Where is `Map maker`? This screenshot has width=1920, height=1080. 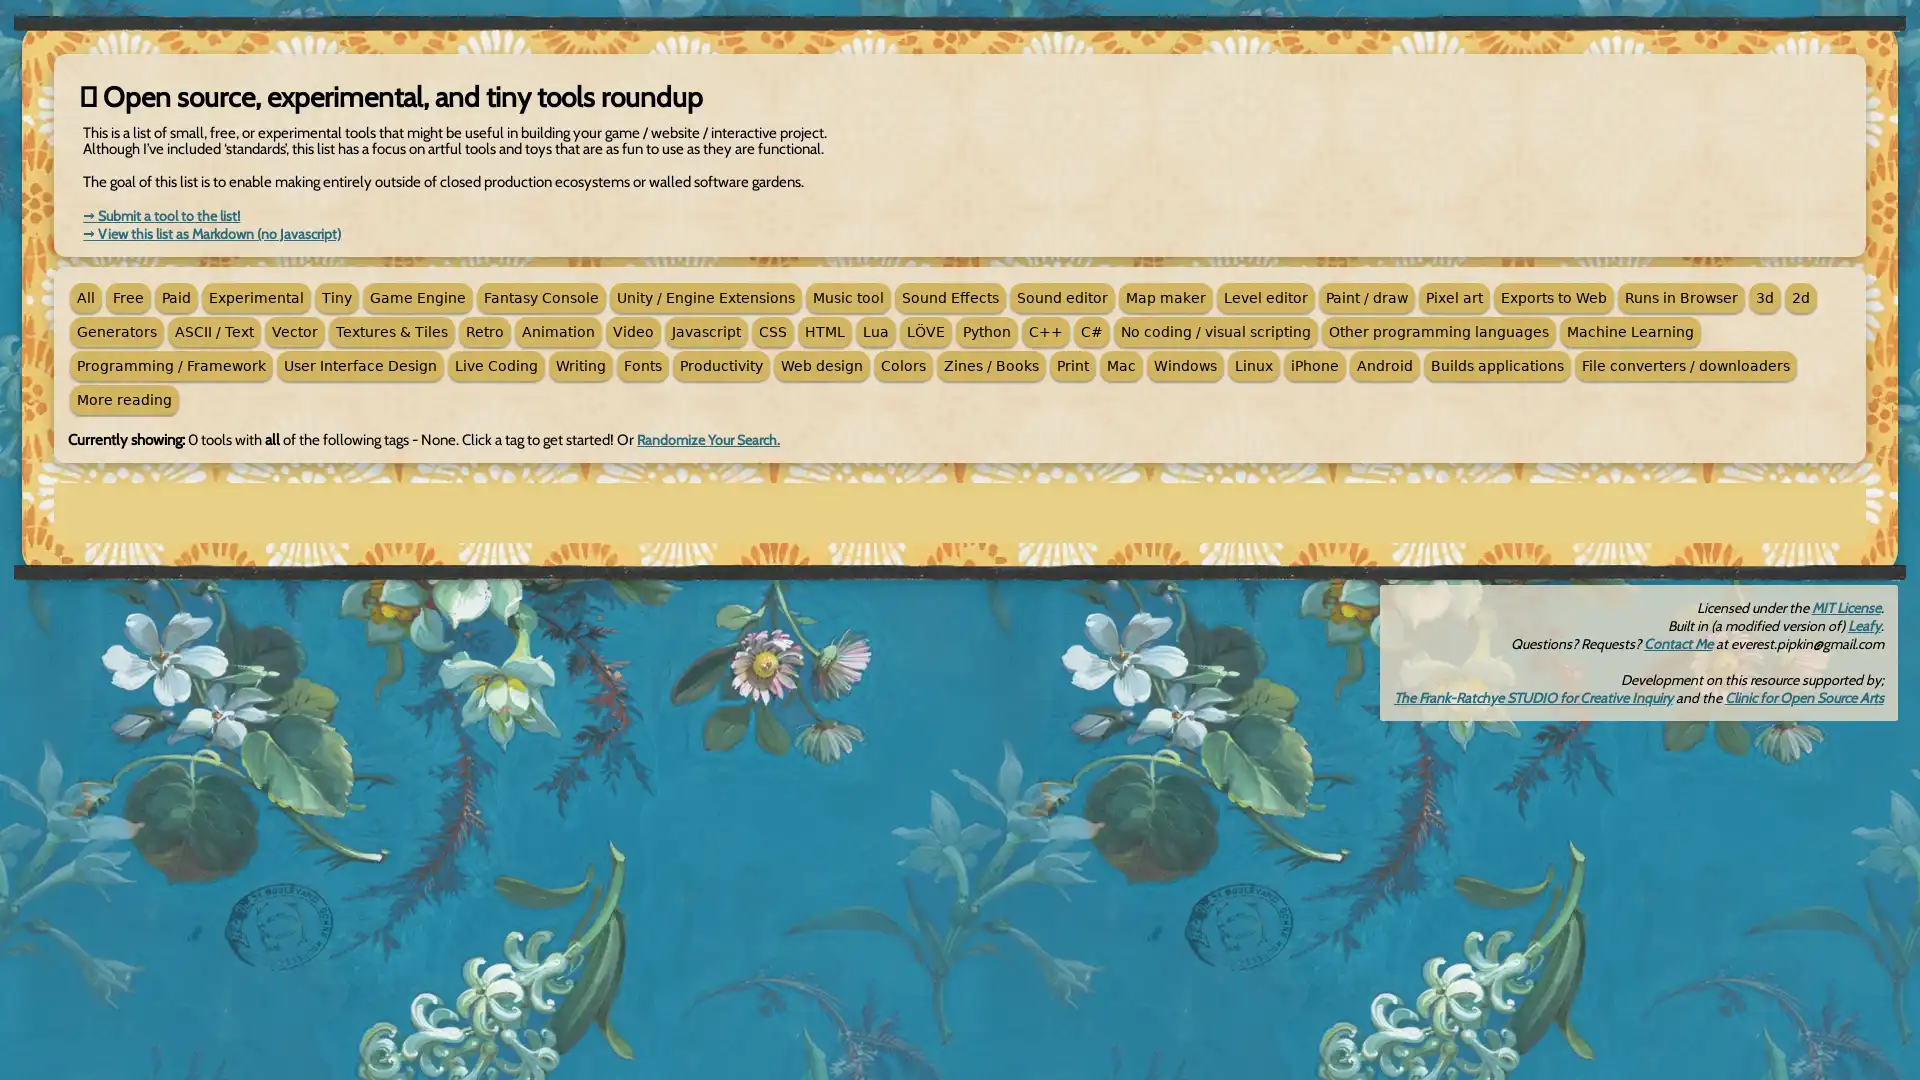
Map maker is located at coordinates (1166, 297).